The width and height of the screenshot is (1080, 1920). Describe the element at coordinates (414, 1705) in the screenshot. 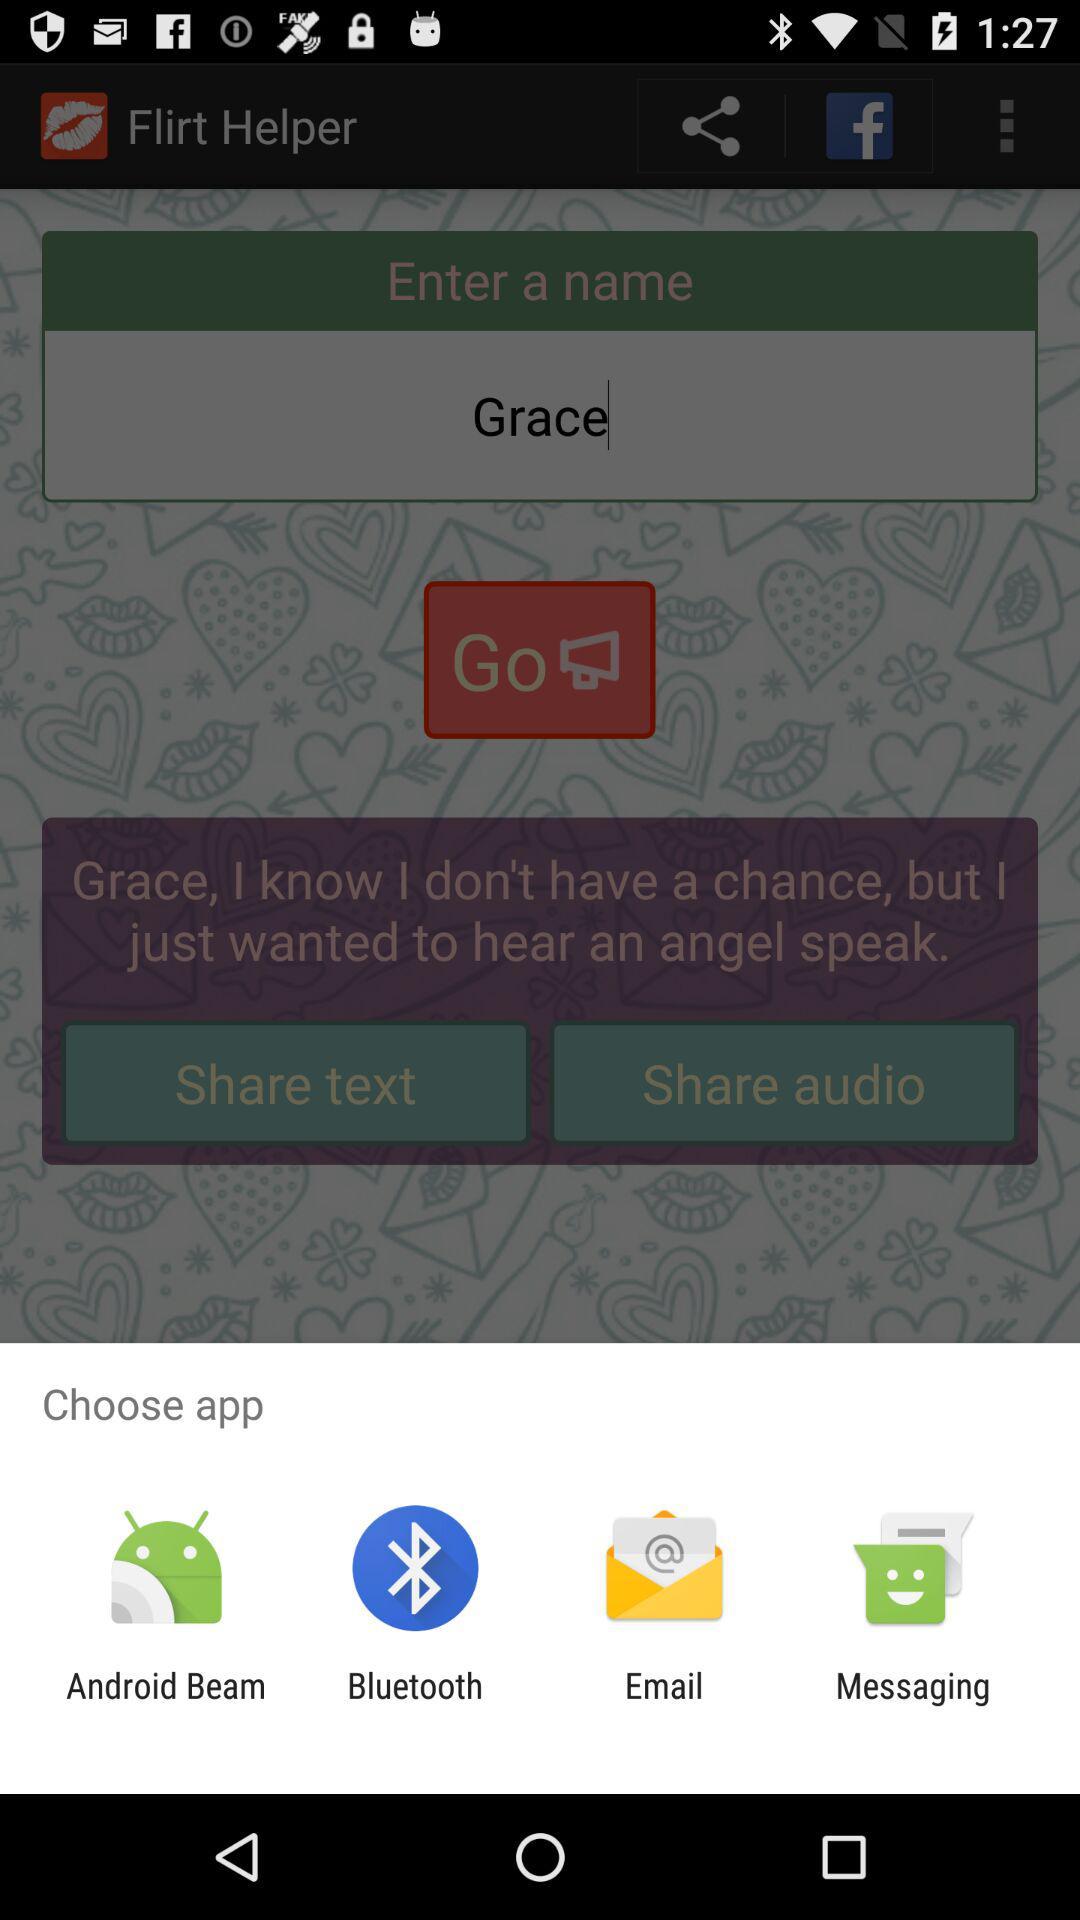

I see `the bluetooth item` at that location.